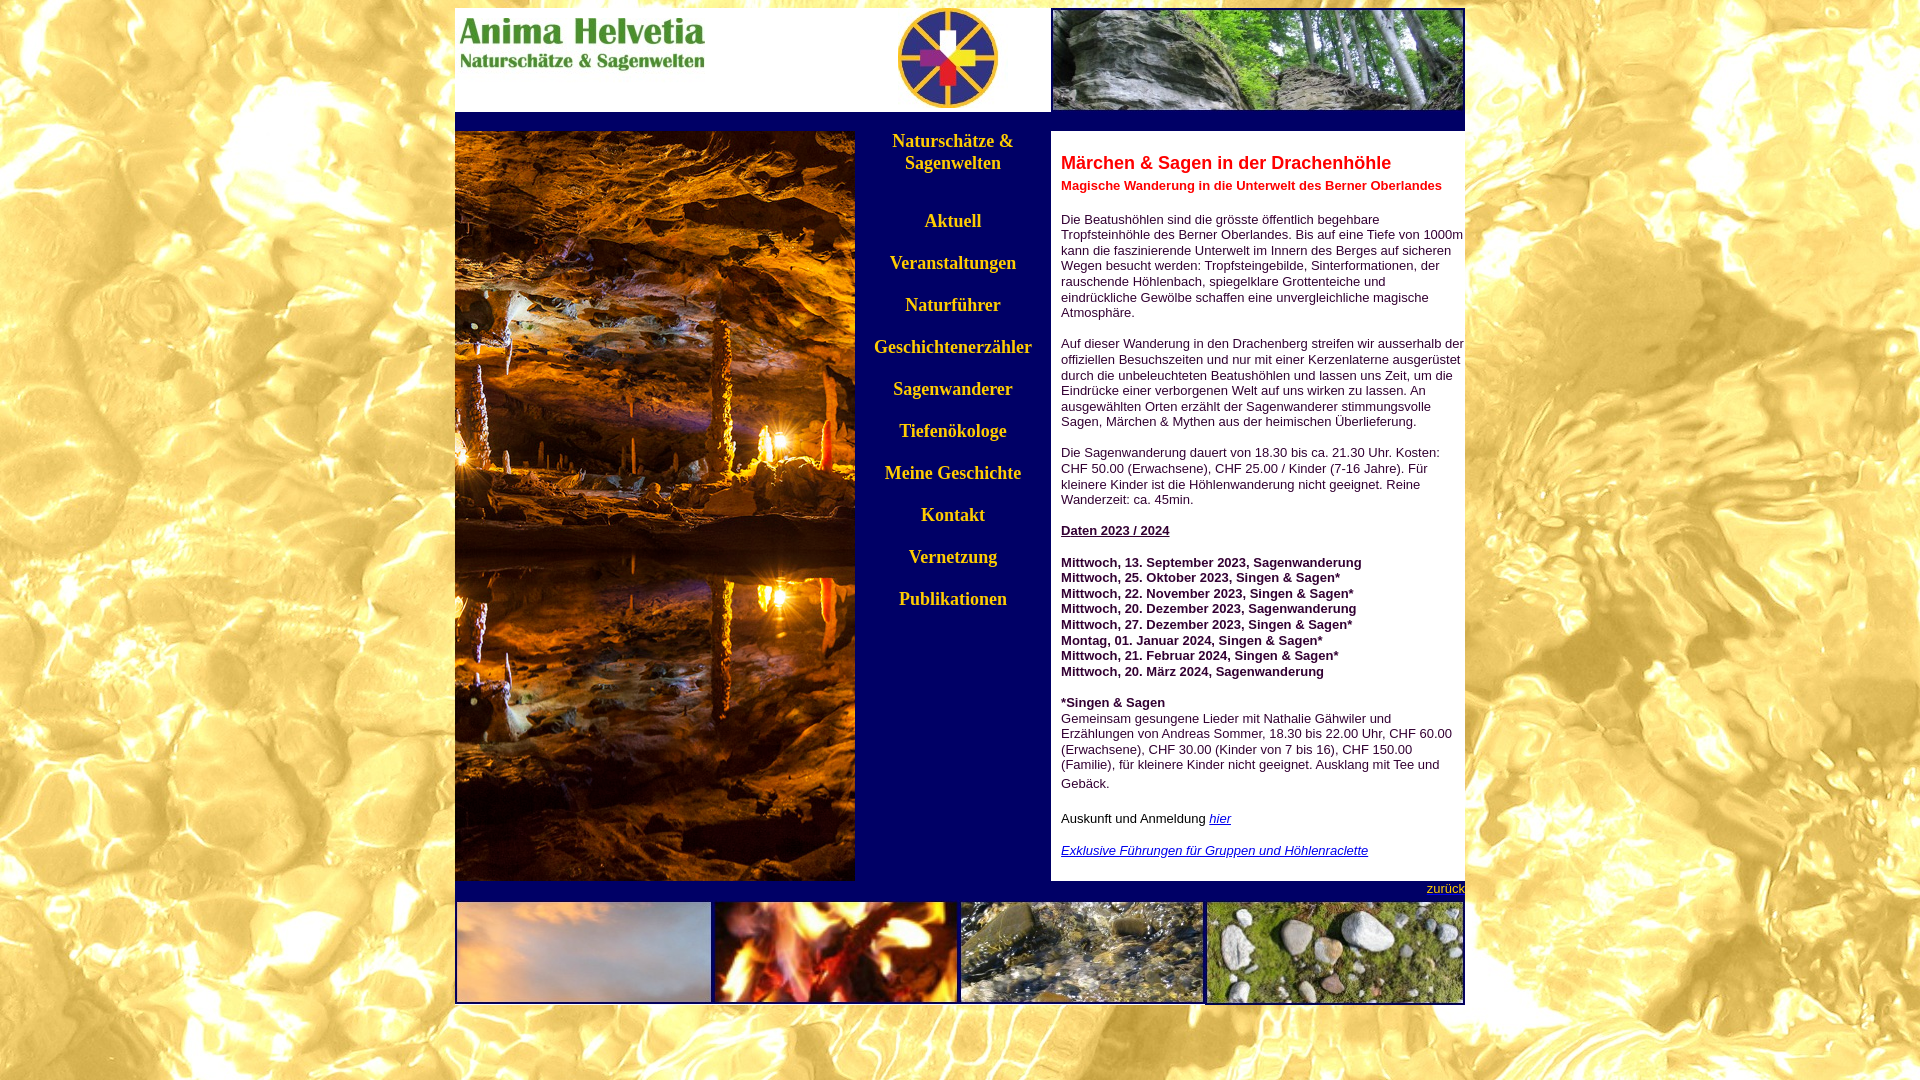  I want to click on 'Publikationen', so click(952, 597).